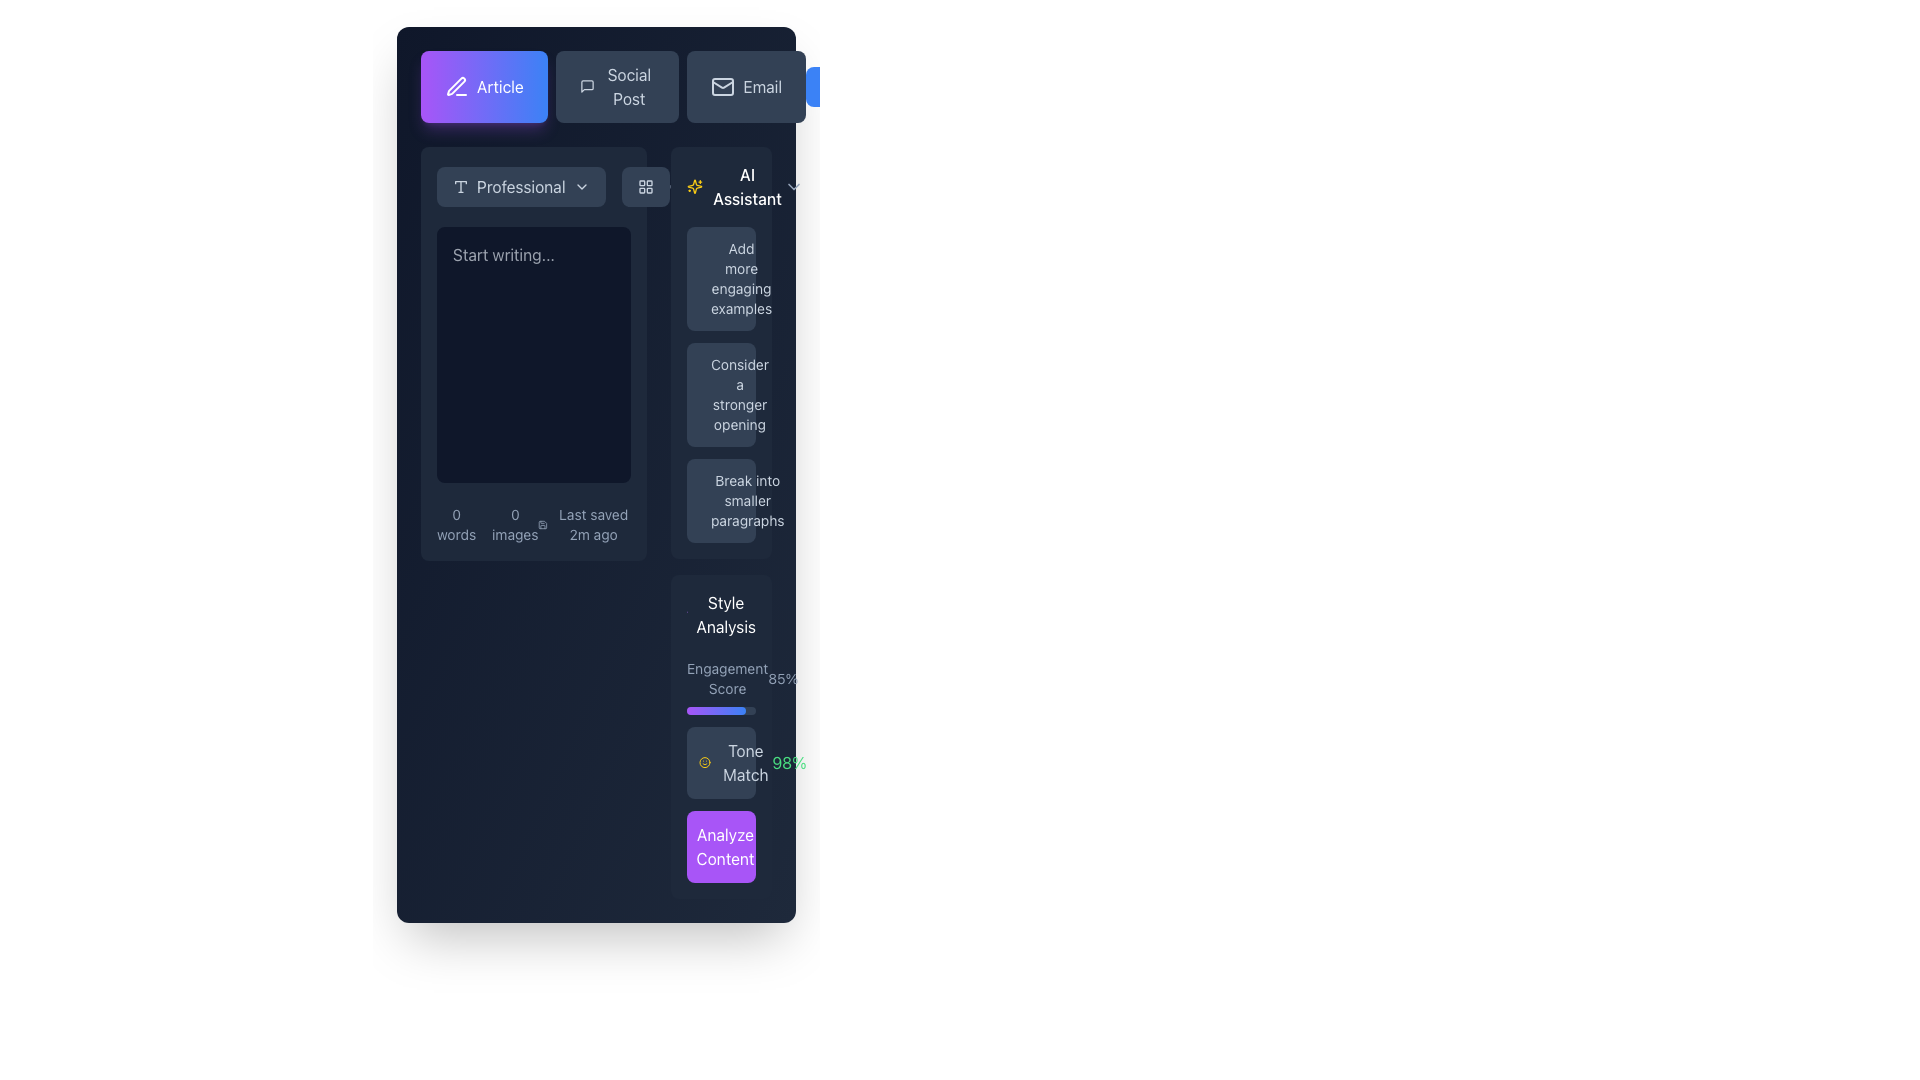  What do you see at coordinates (484, 86) in the screenshot?
I see `the rounded rectangular button labeled 'Article' with a gradient background transitioning from purple to blue to observe any hover effects` at bounding box center [484, 86].